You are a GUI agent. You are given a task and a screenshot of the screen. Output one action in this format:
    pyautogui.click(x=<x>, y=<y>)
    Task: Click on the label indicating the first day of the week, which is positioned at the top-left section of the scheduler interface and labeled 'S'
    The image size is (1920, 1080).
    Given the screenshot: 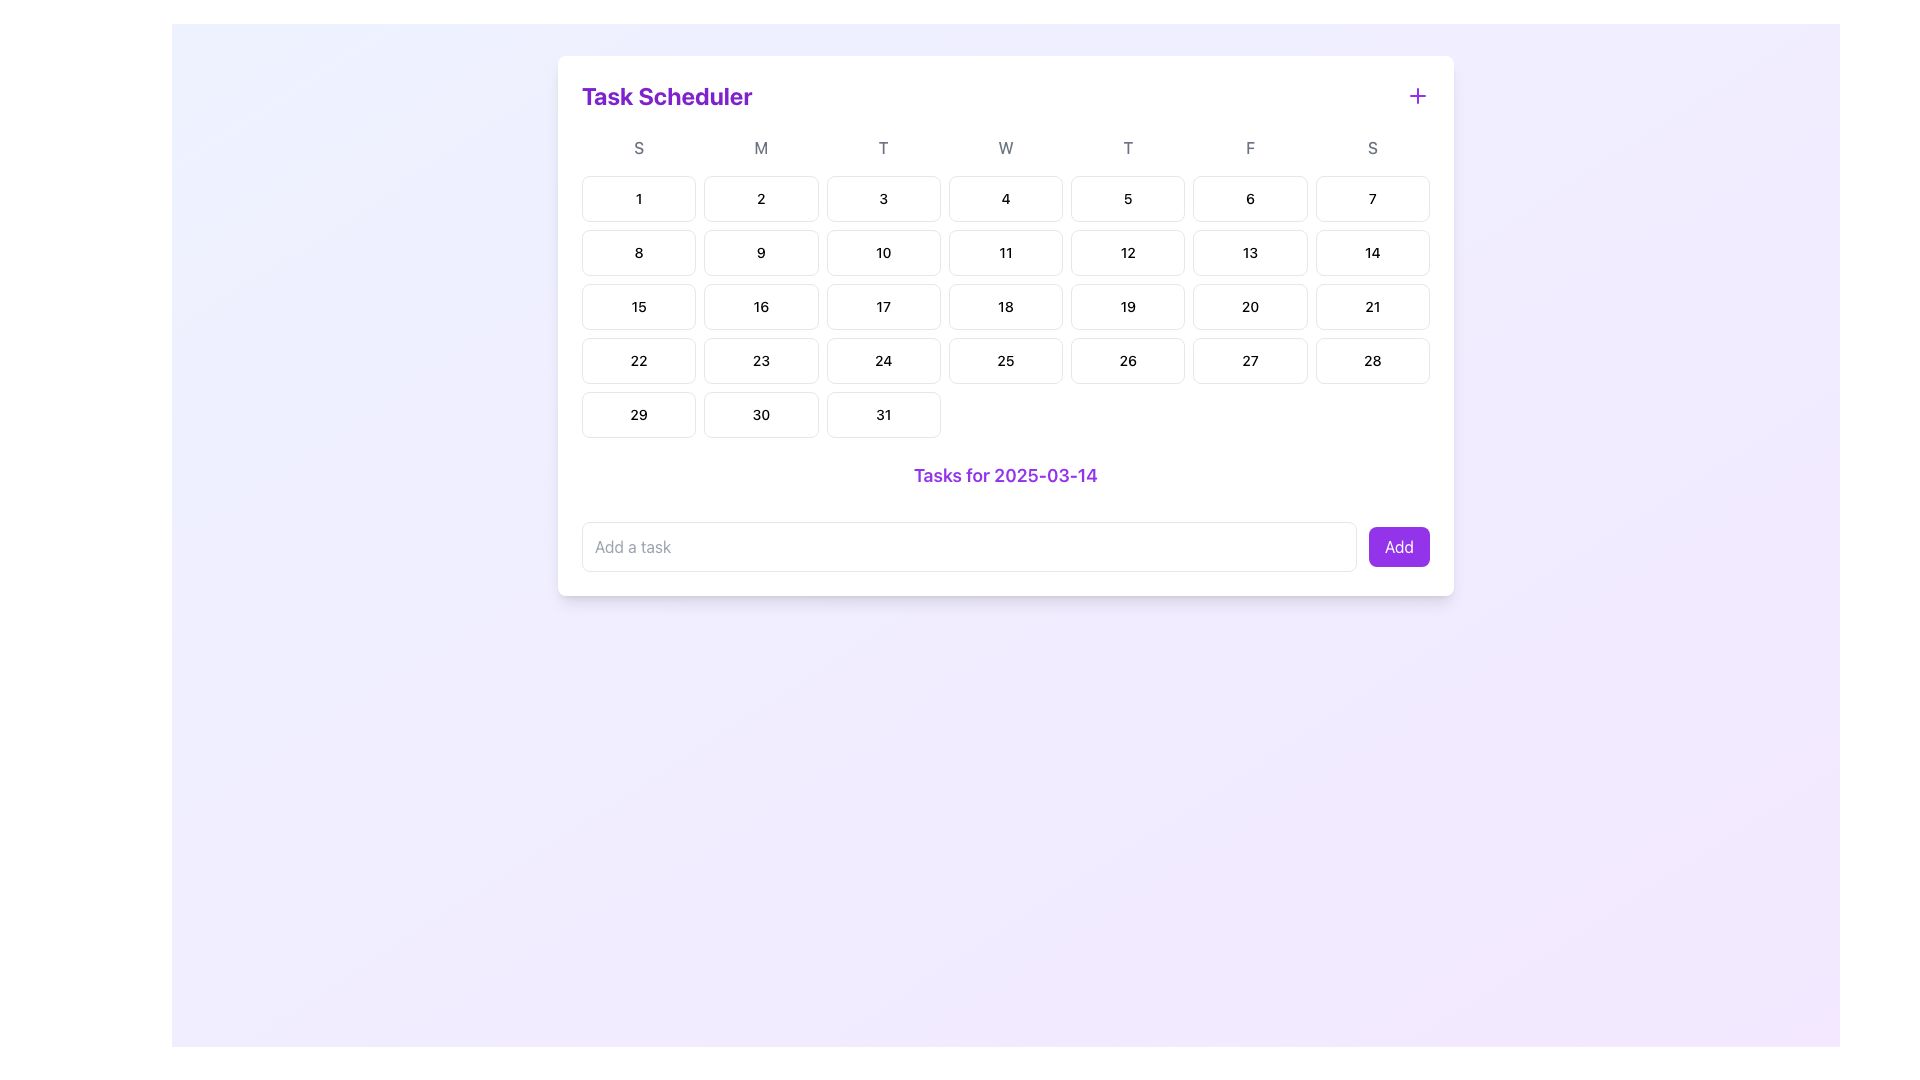 What is the action you would take?
    pyautogui.click(x=638, y=146)
    